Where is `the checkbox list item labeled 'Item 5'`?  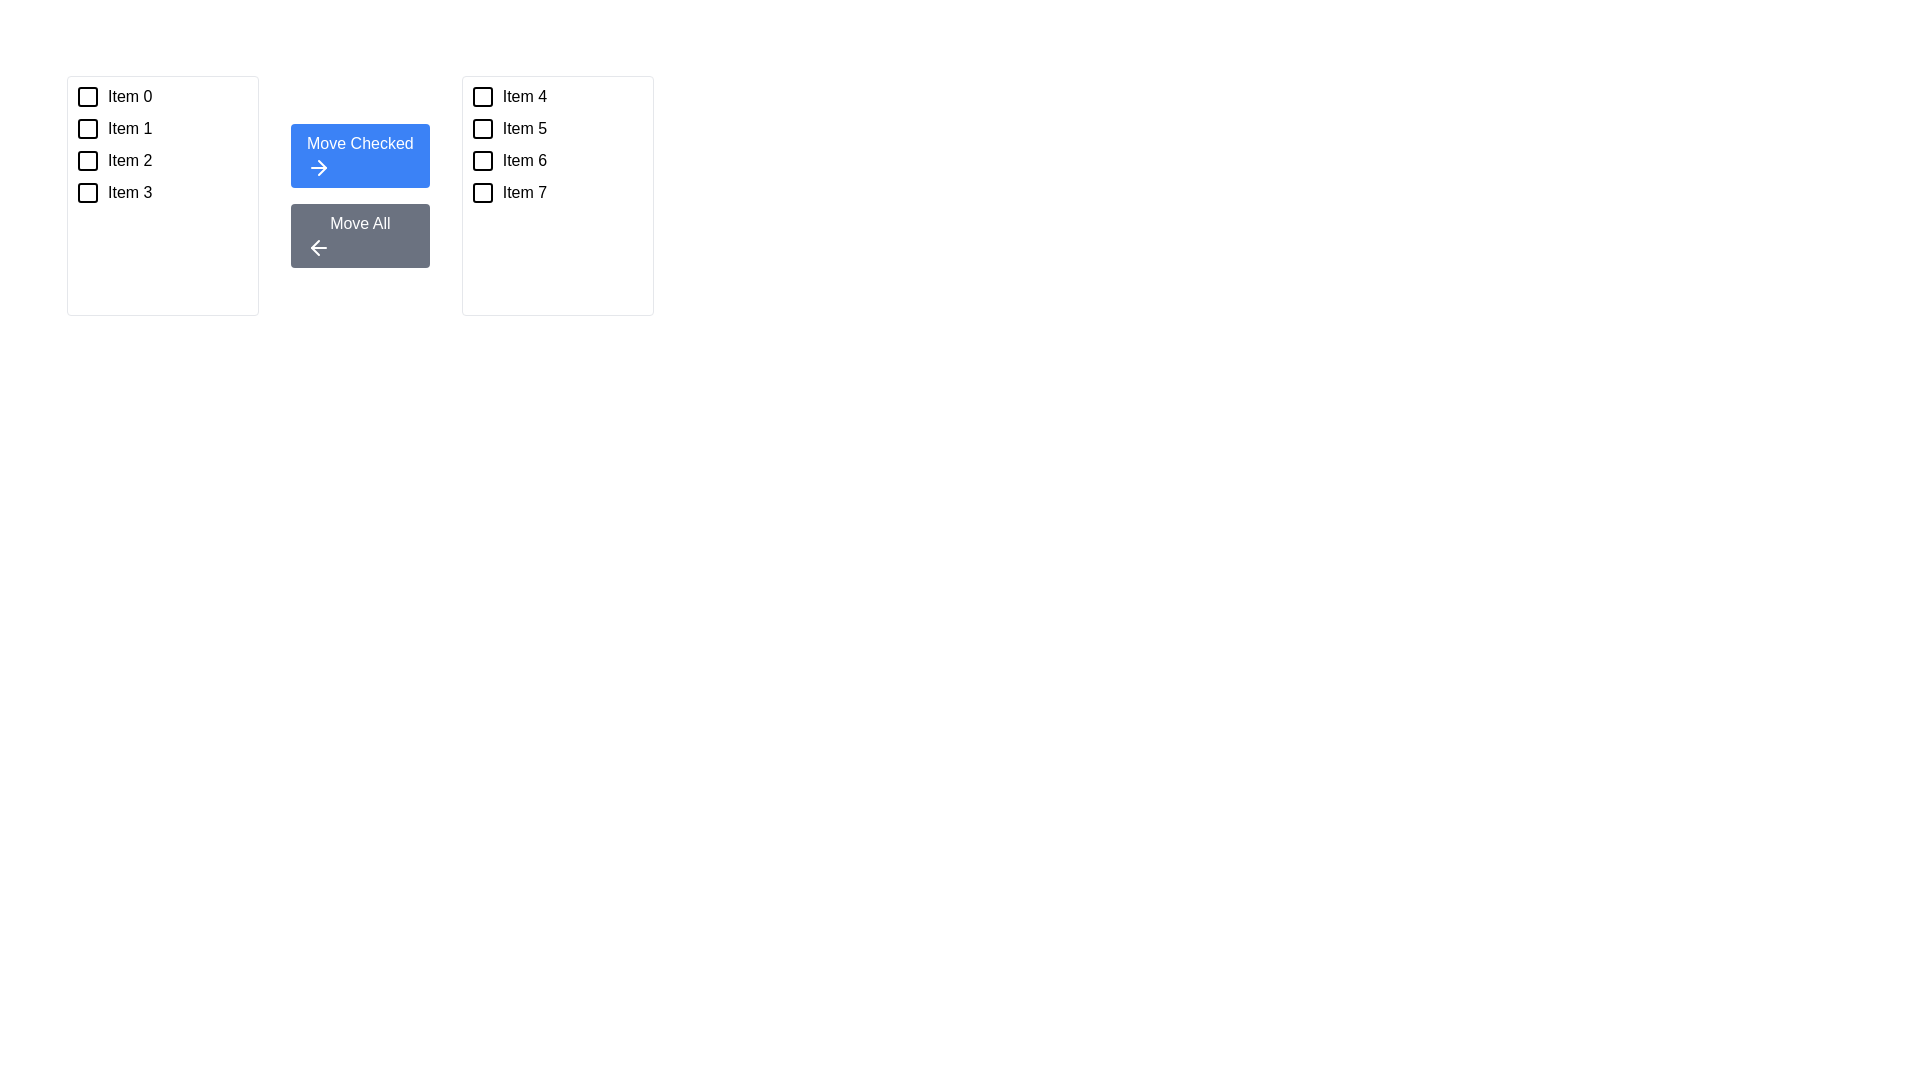
the checkbox list item labeled 'Item 5' is located at coordinates (557, 128).